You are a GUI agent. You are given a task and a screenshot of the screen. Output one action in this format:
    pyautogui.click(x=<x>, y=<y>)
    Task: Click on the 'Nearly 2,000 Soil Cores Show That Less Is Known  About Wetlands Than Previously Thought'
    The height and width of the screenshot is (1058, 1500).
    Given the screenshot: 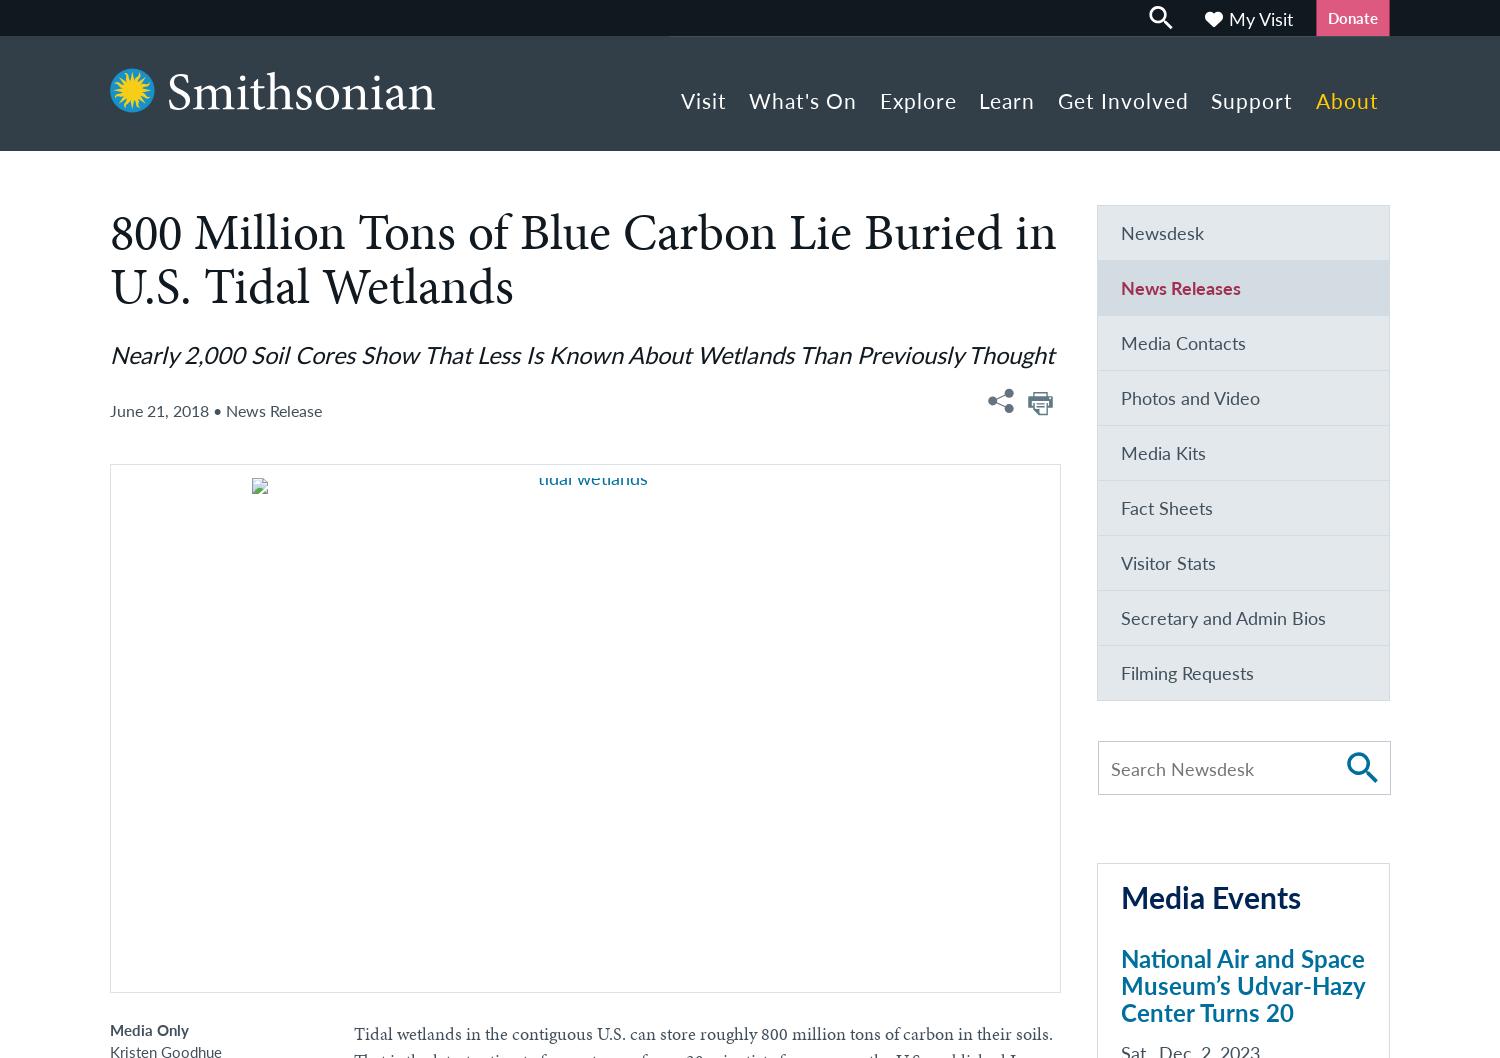 What is the action you would take?
    pyautogui.click(x=581, y=355)
    